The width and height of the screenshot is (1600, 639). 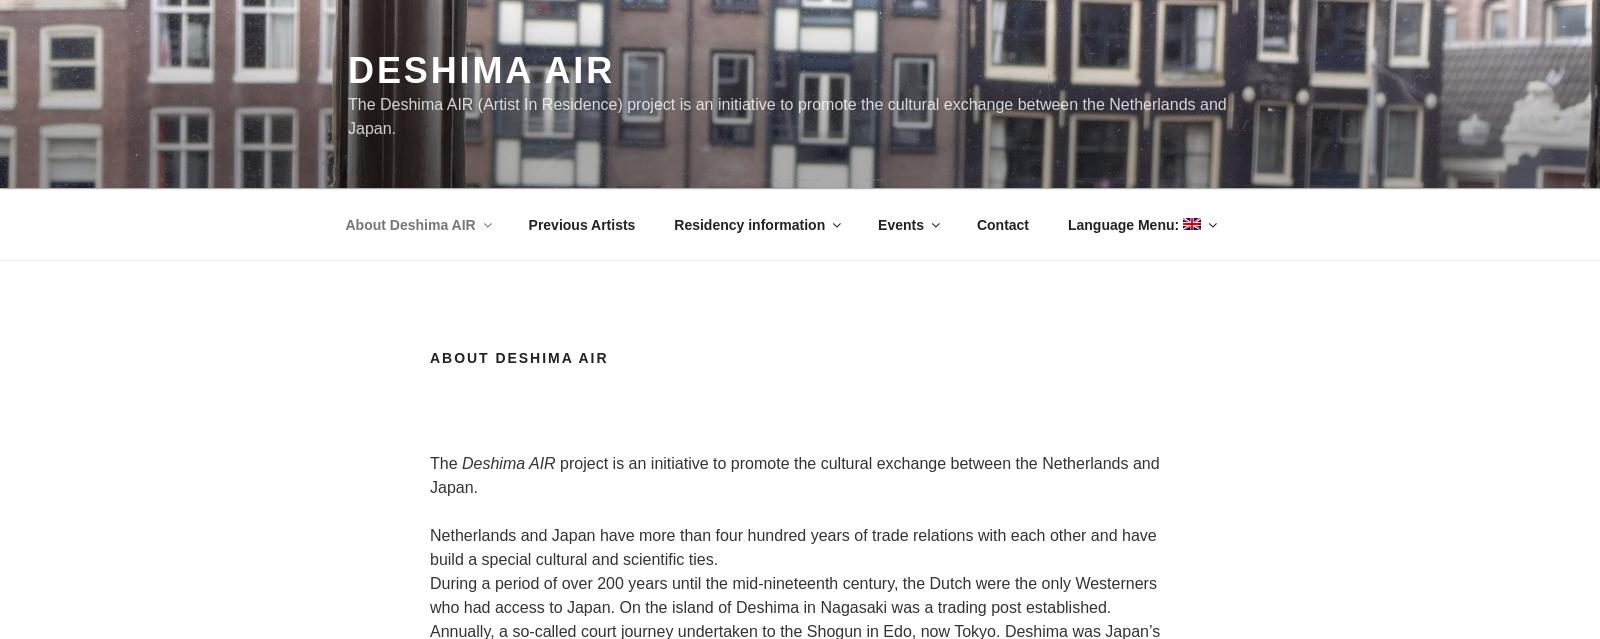 What do you see at coordinates (444, 462) in the screenshot?
I see `'The'` at bounding box center [444, 462].